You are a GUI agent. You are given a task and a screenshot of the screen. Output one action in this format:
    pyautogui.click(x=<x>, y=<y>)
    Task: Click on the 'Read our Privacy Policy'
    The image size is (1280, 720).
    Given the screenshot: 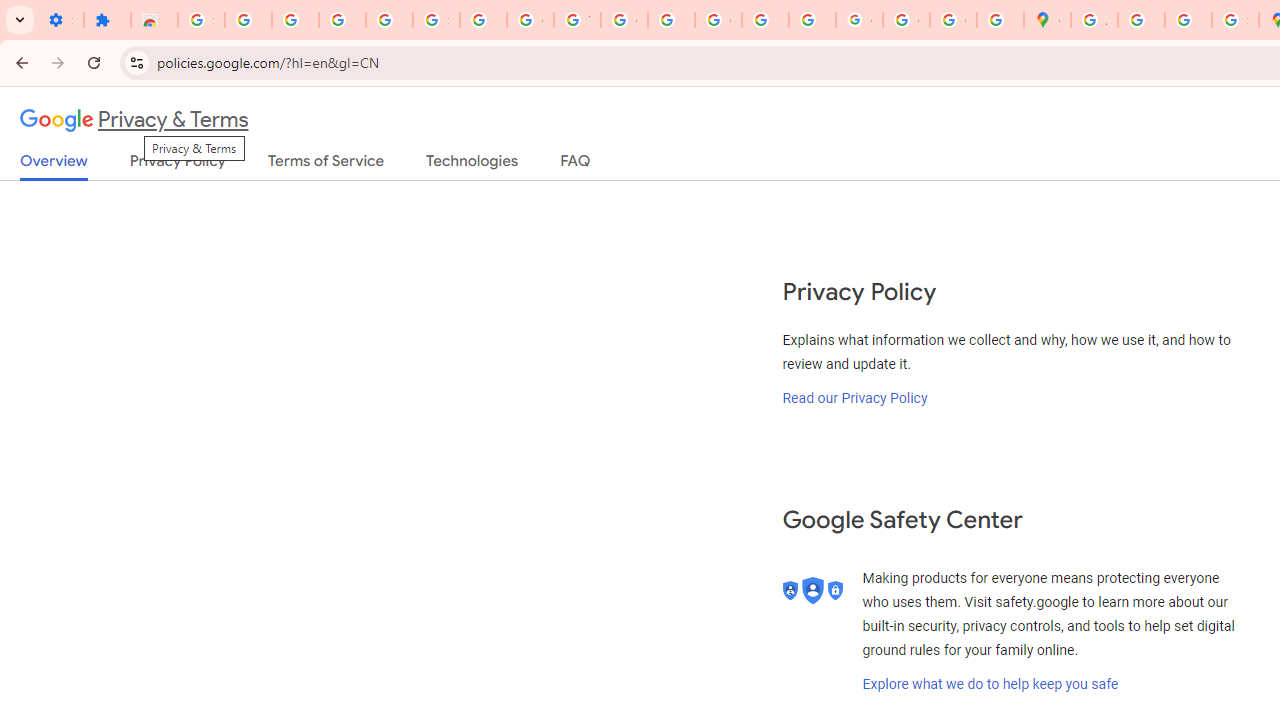 What is the action you would take?
    pyautogui.click(x=855, y=397)
    